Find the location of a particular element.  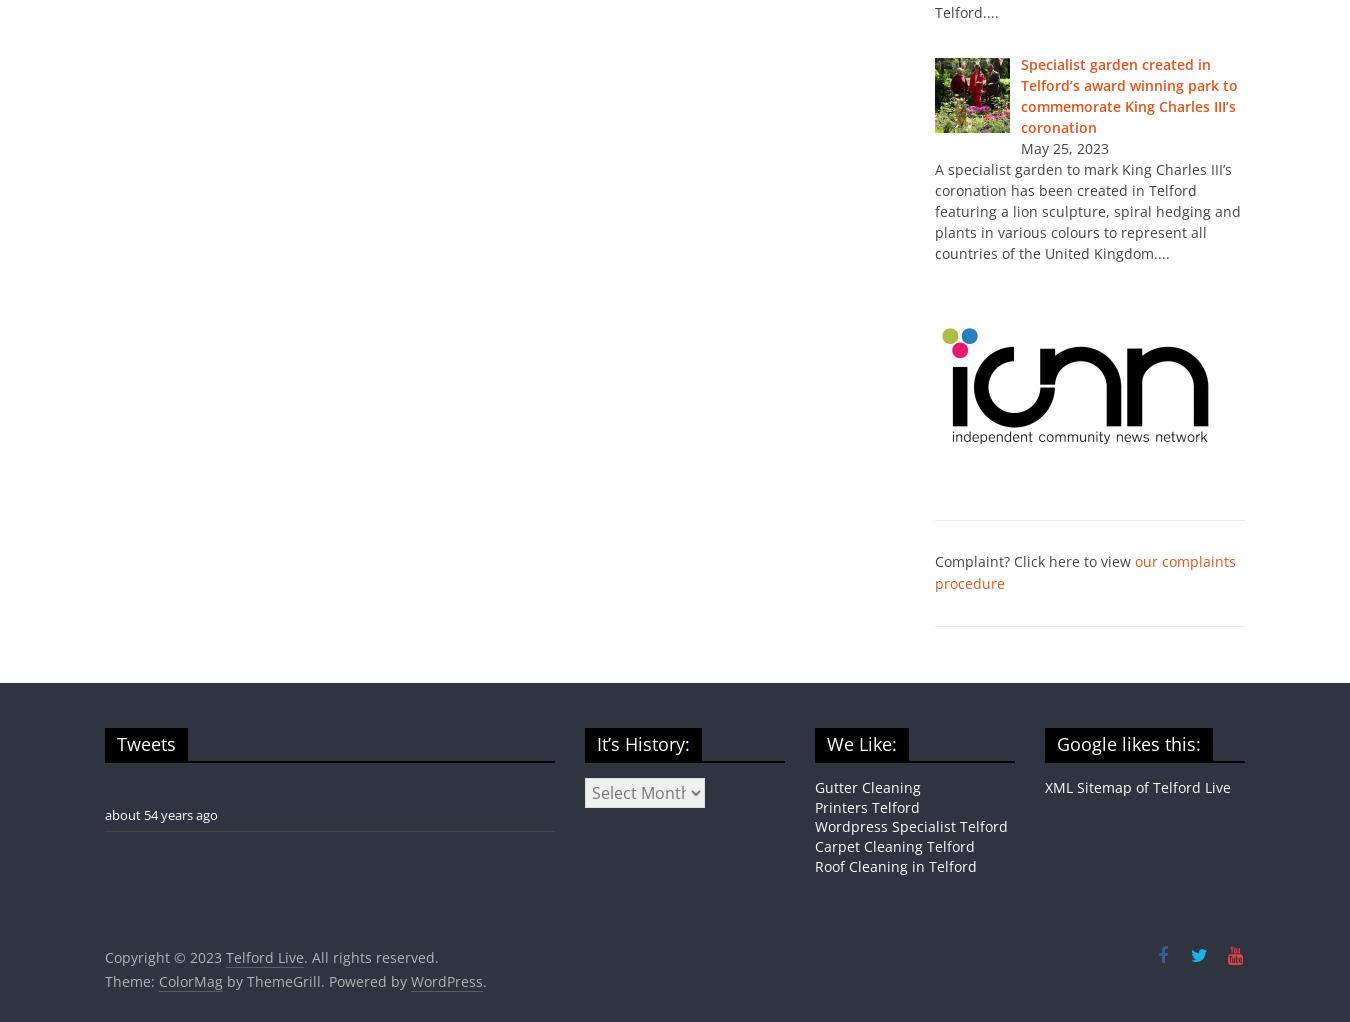

'about 54 years ago' is located at coordinates (161, 814).